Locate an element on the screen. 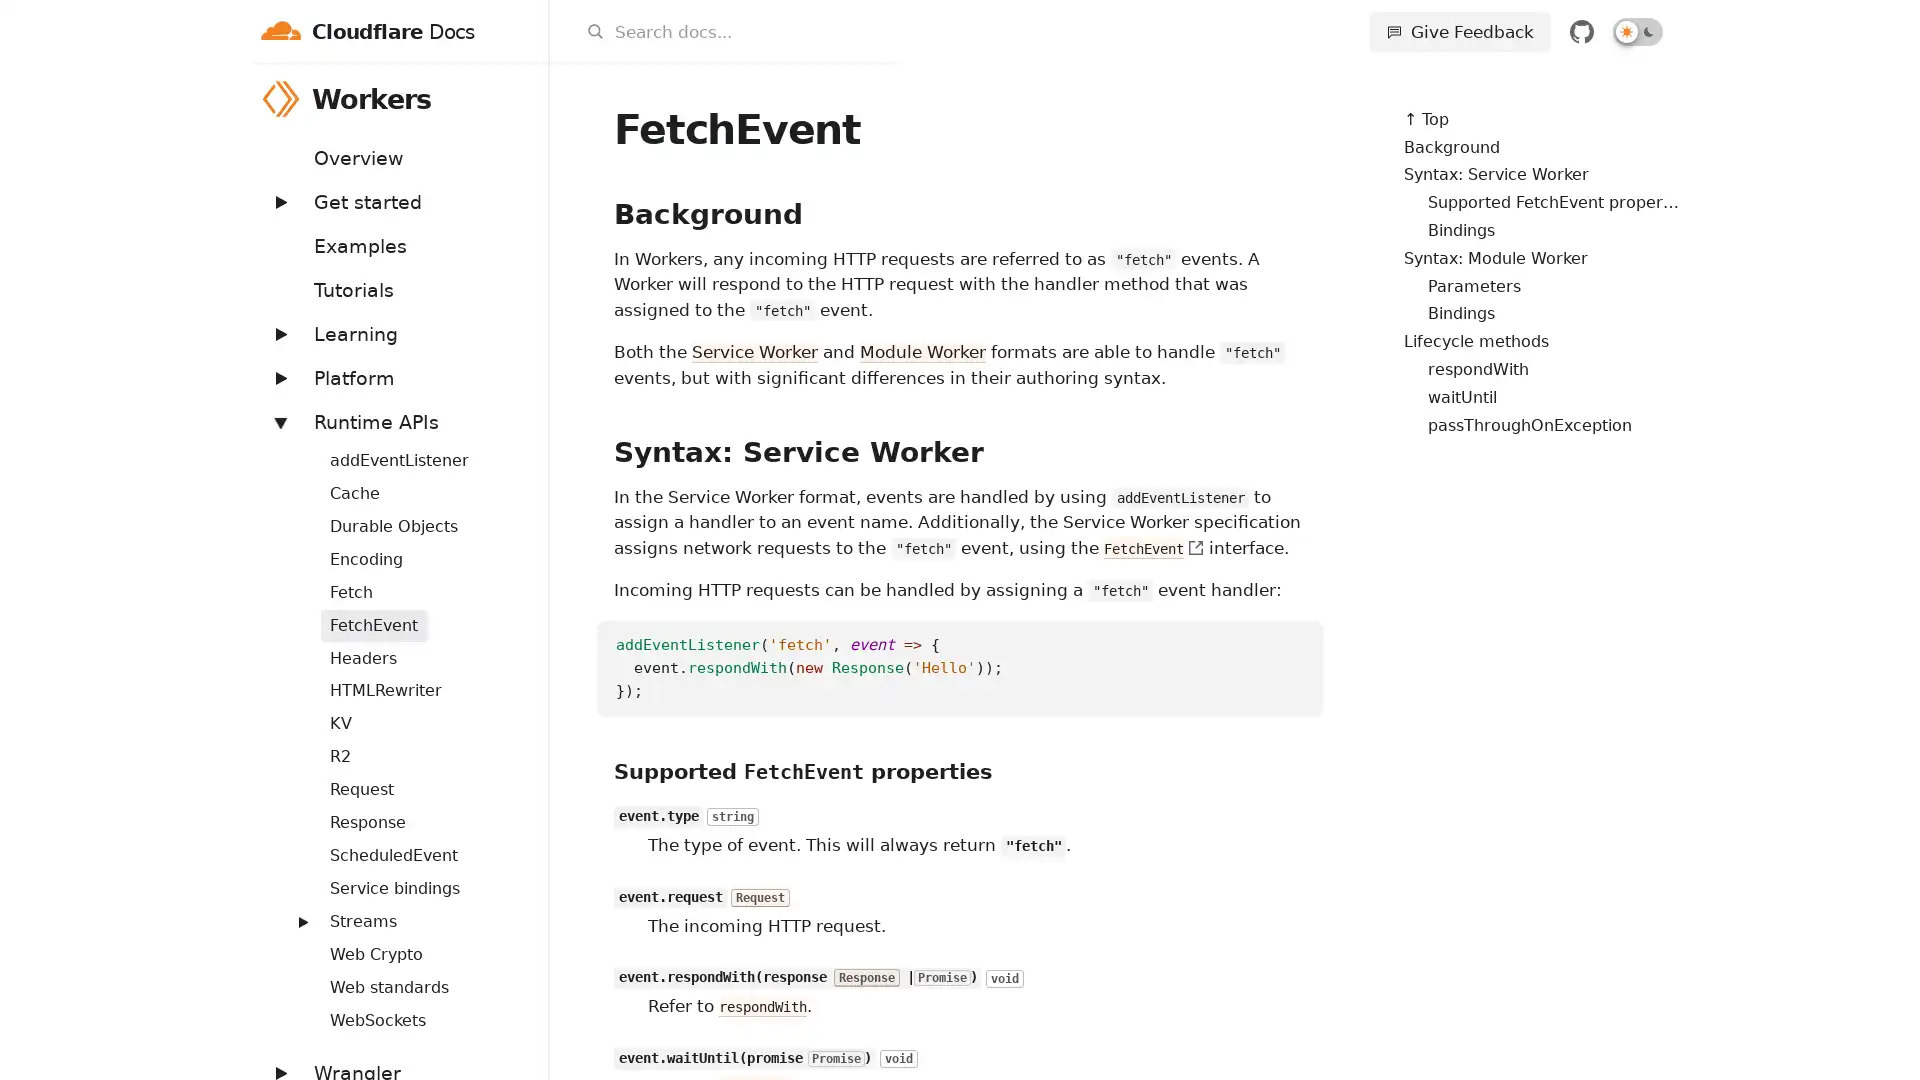  Expand: Streams is located at coordinates (301, 921).